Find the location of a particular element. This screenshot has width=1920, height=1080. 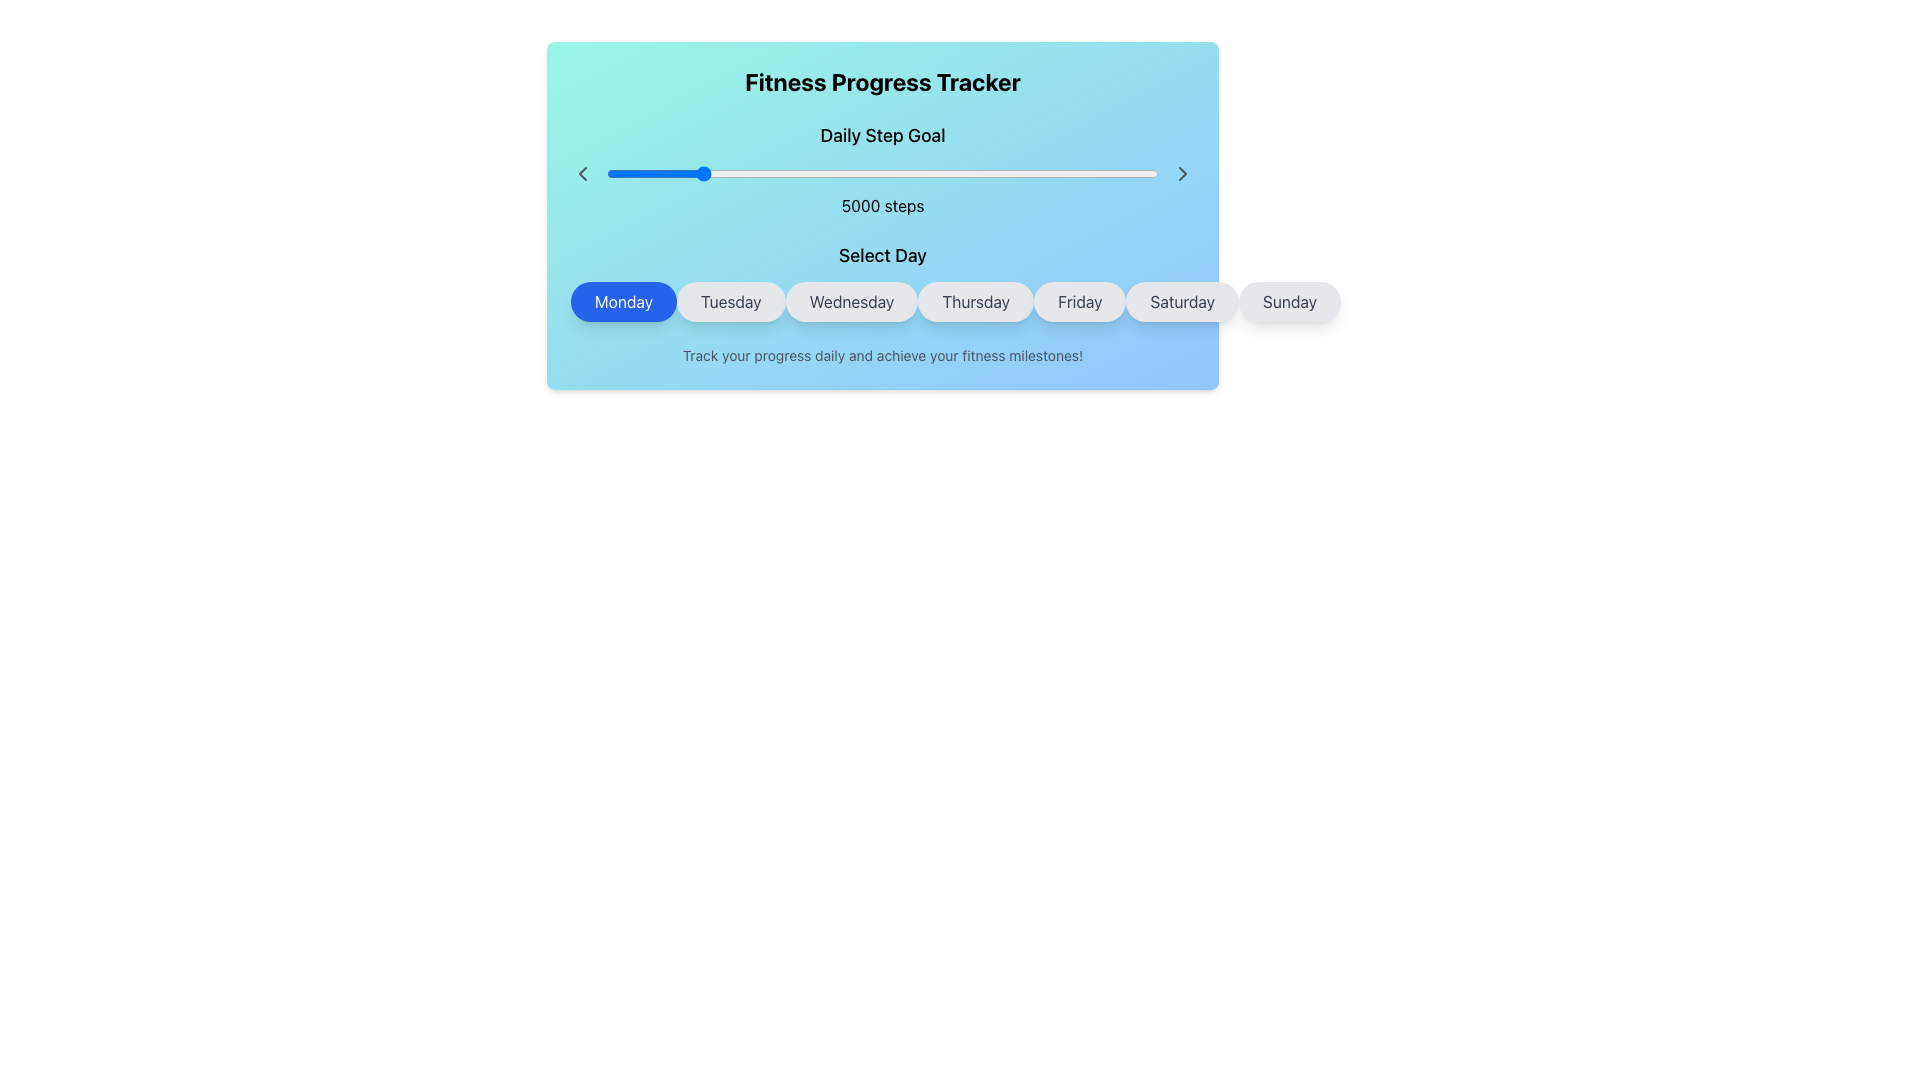

the 'Wednesday' button located below the 'Select Day' text to trigger a visual change is located at coordinates (882, 301).